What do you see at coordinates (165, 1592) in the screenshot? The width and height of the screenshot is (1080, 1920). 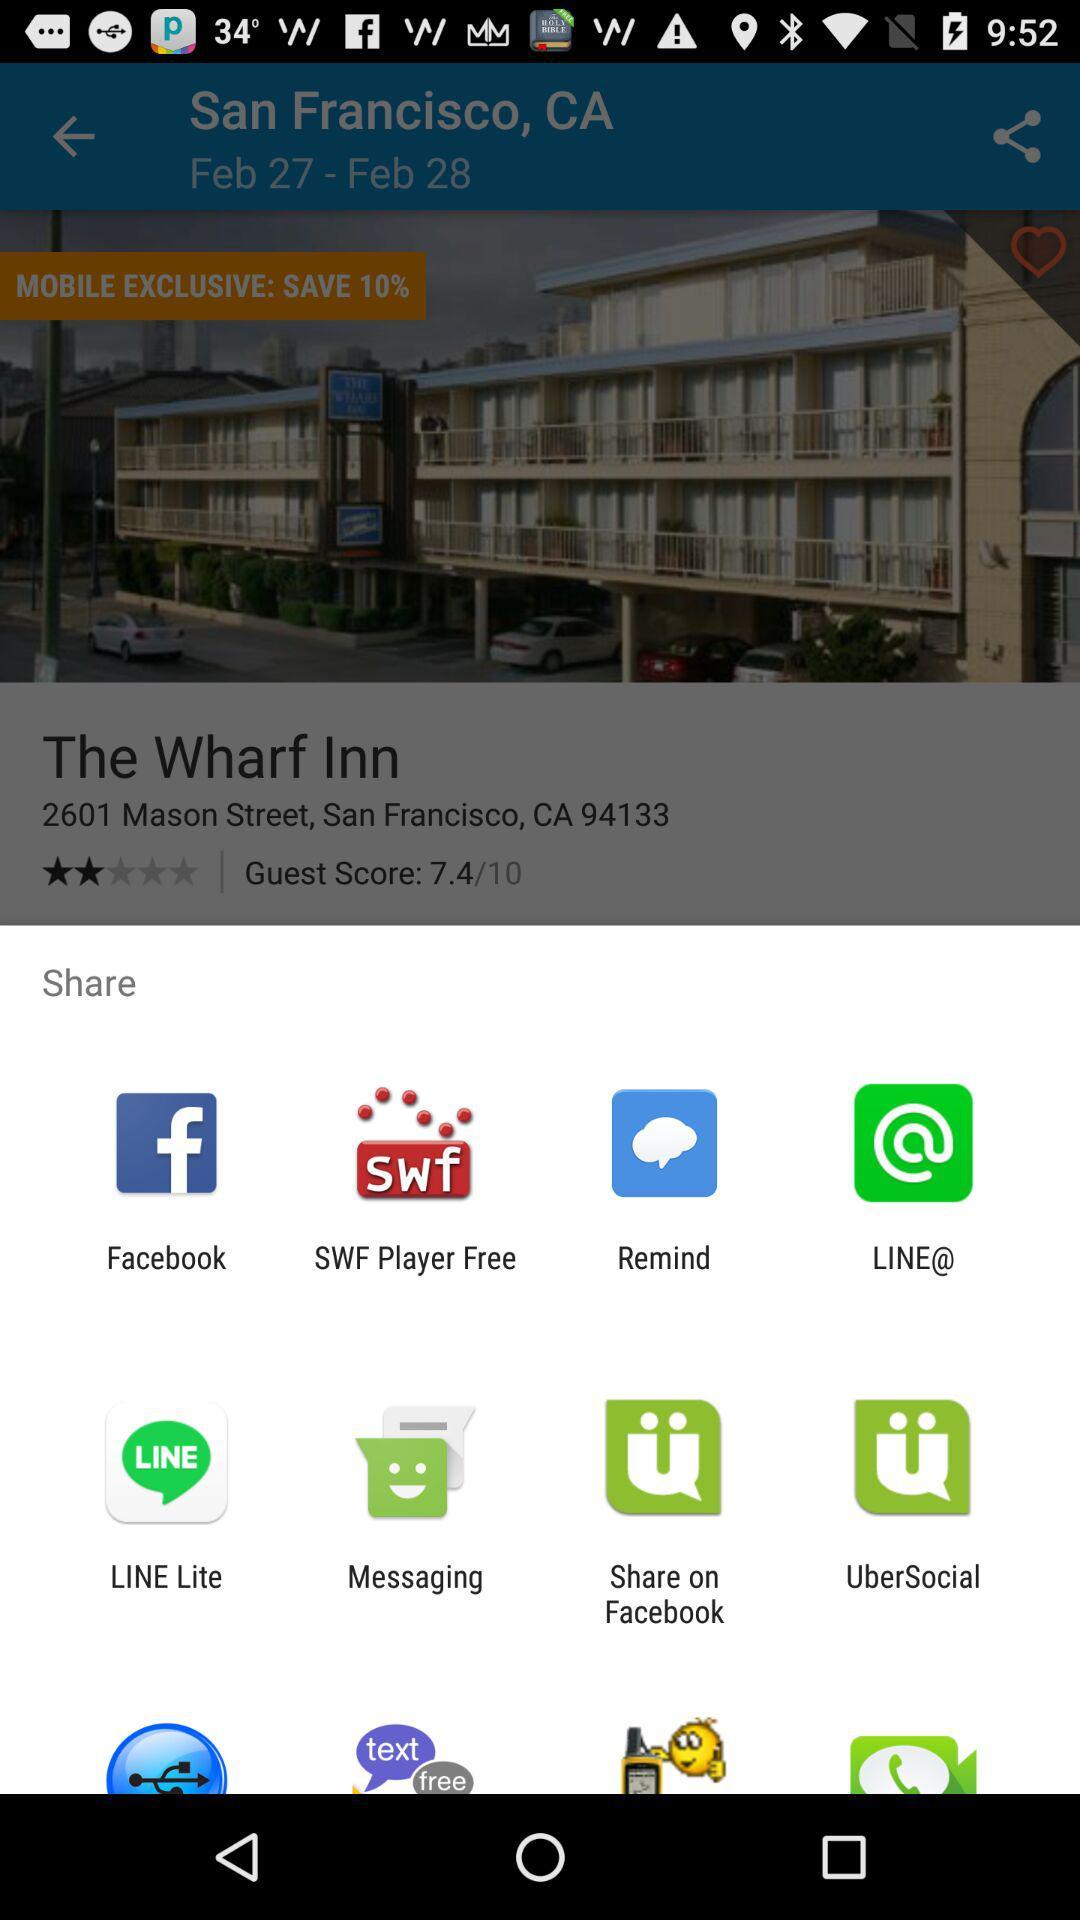 I see `line lite icon` at bounding box center [165, 1592].